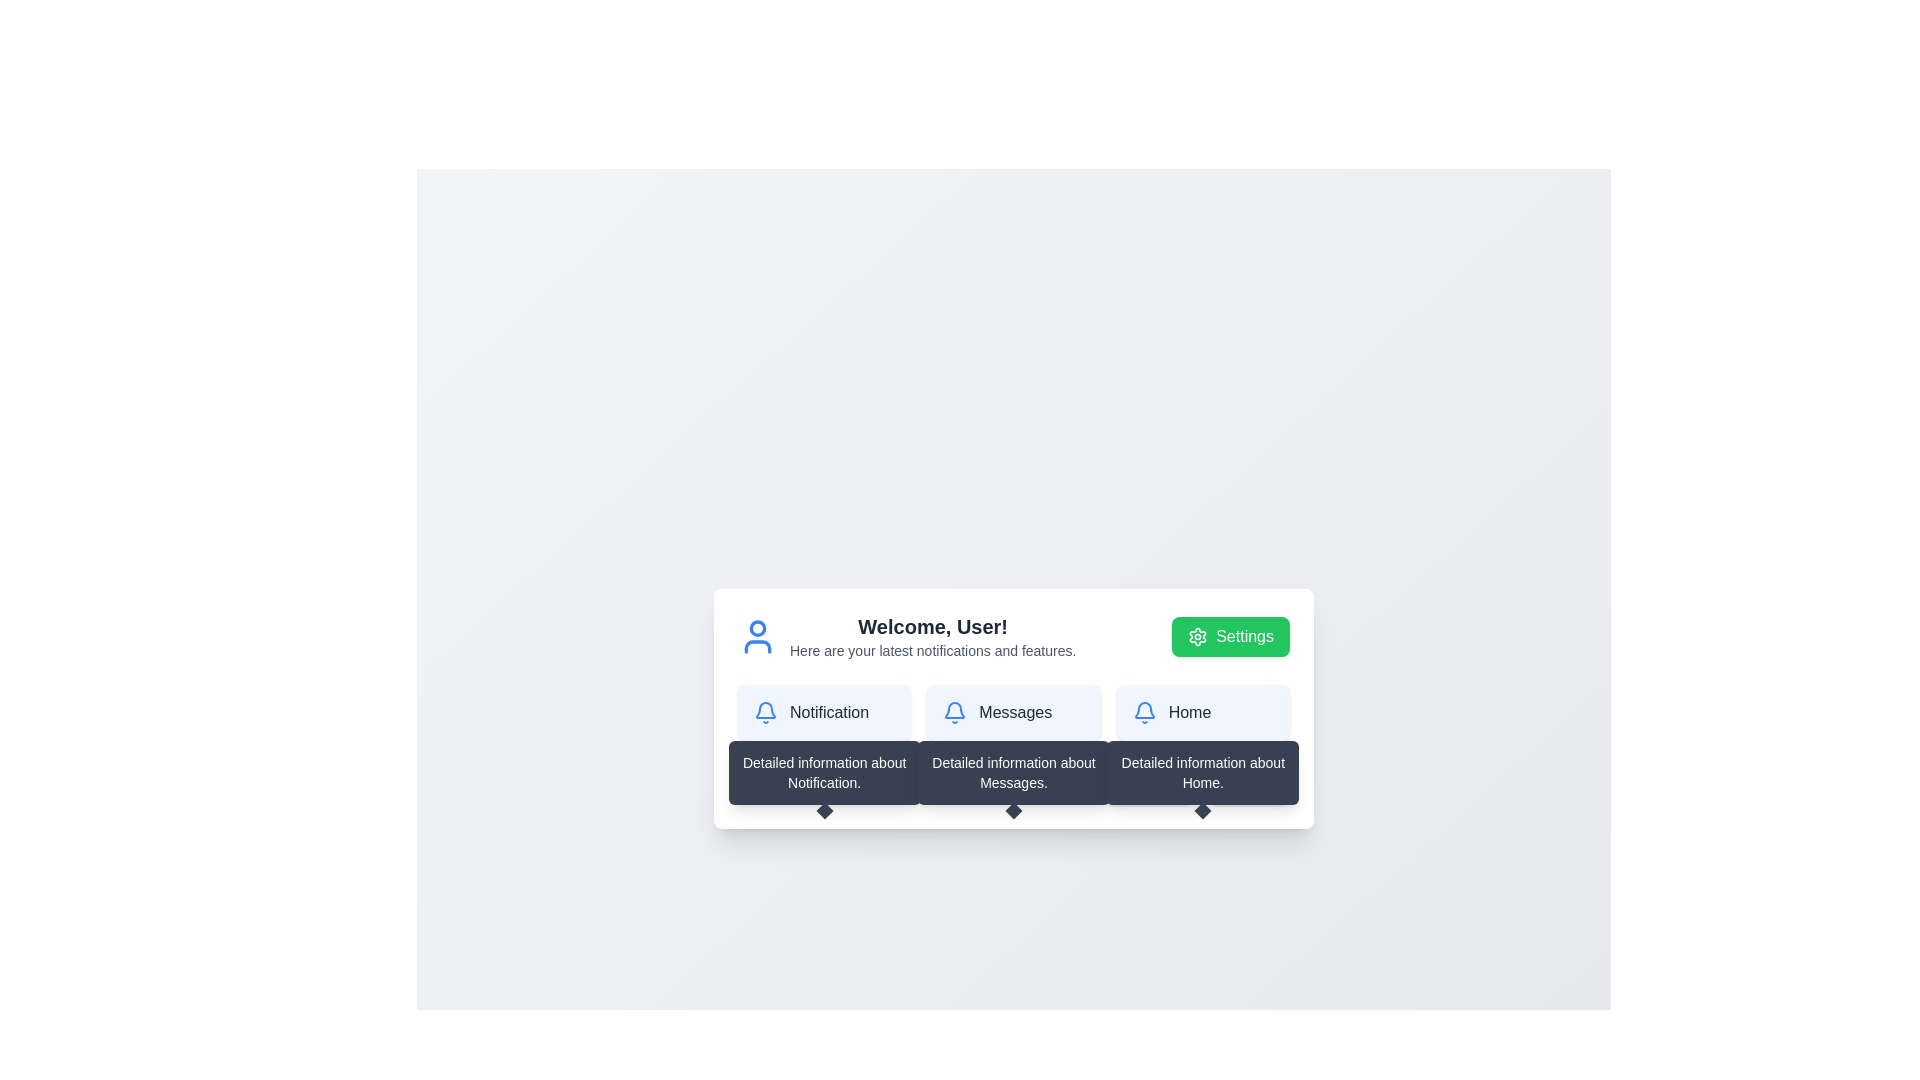  I want to click on the 'Notification' Button card located in the top-left of the first column in the three-column grid layout, adjacent to 'Messages' and 'Home', so click(824, 712).